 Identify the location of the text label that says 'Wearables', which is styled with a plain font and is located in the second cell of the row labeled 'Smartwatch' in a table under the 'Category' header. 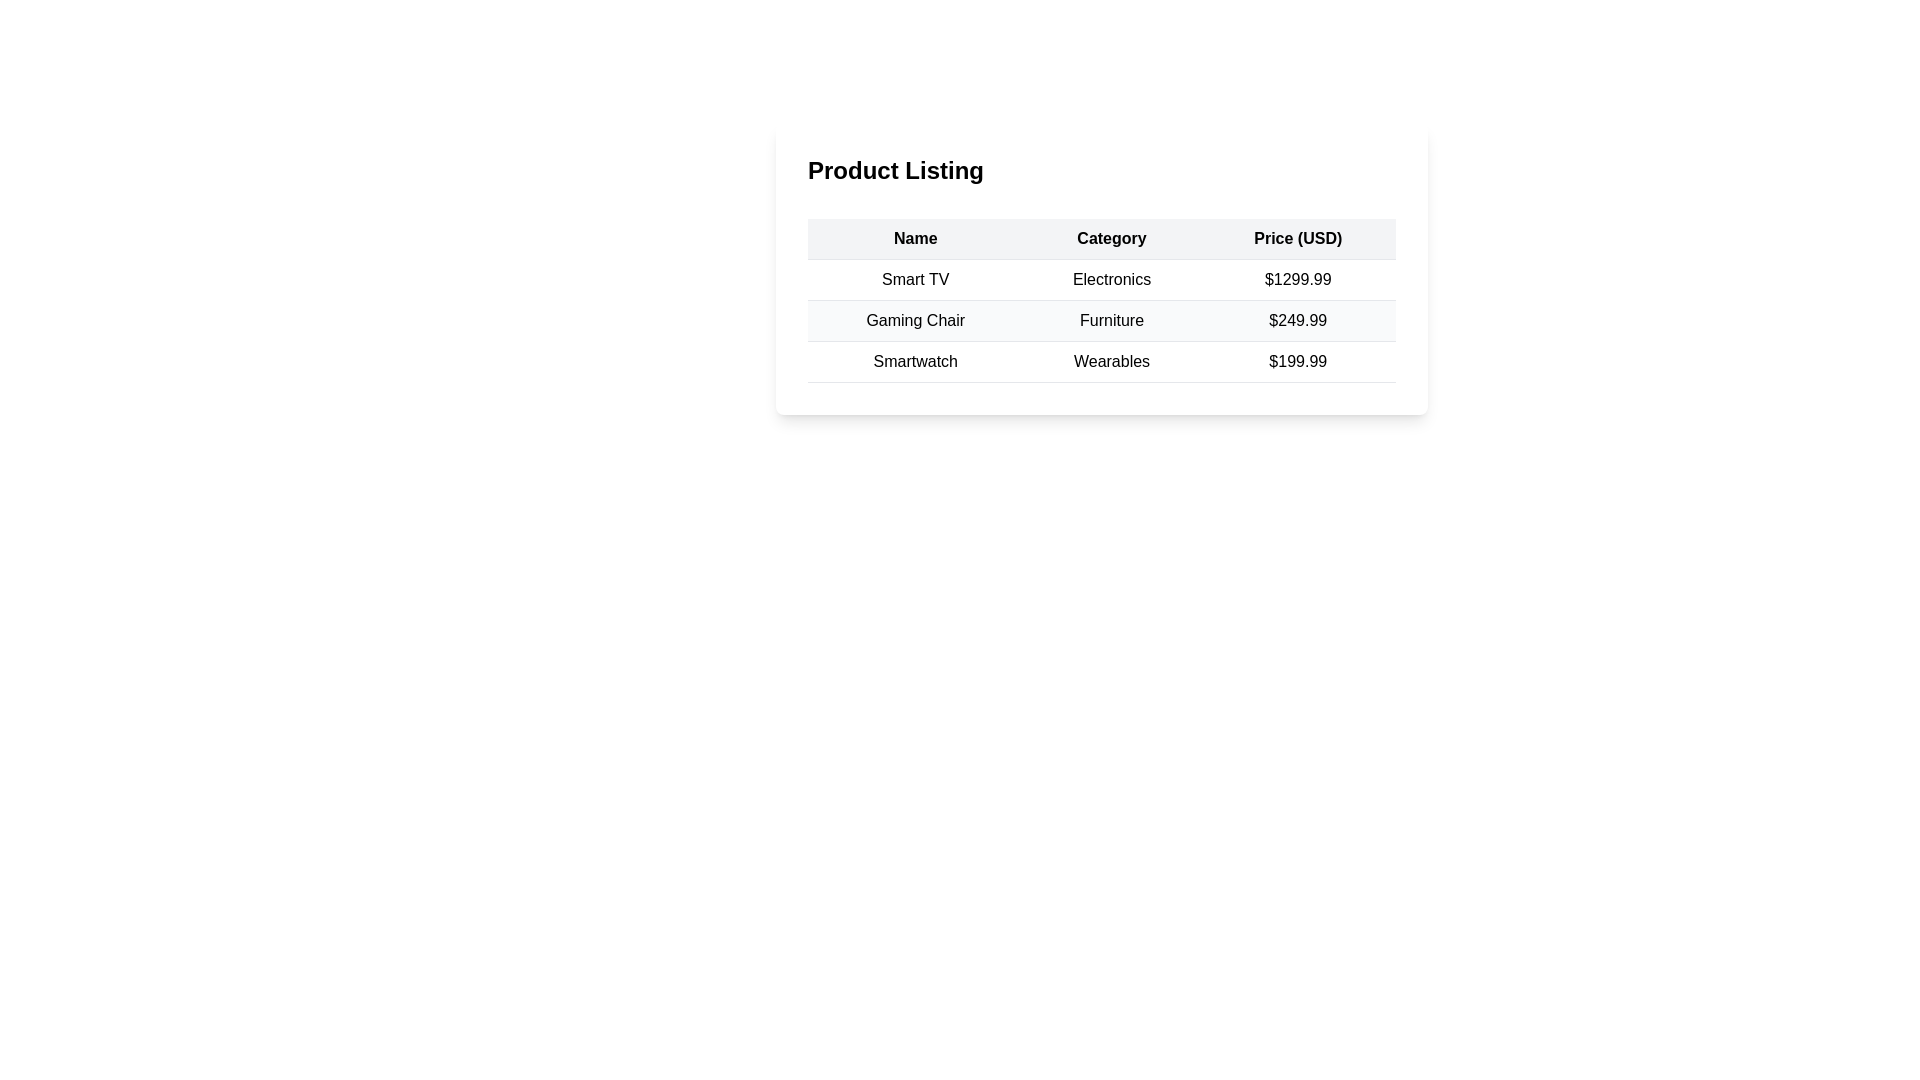
(1111, 362).